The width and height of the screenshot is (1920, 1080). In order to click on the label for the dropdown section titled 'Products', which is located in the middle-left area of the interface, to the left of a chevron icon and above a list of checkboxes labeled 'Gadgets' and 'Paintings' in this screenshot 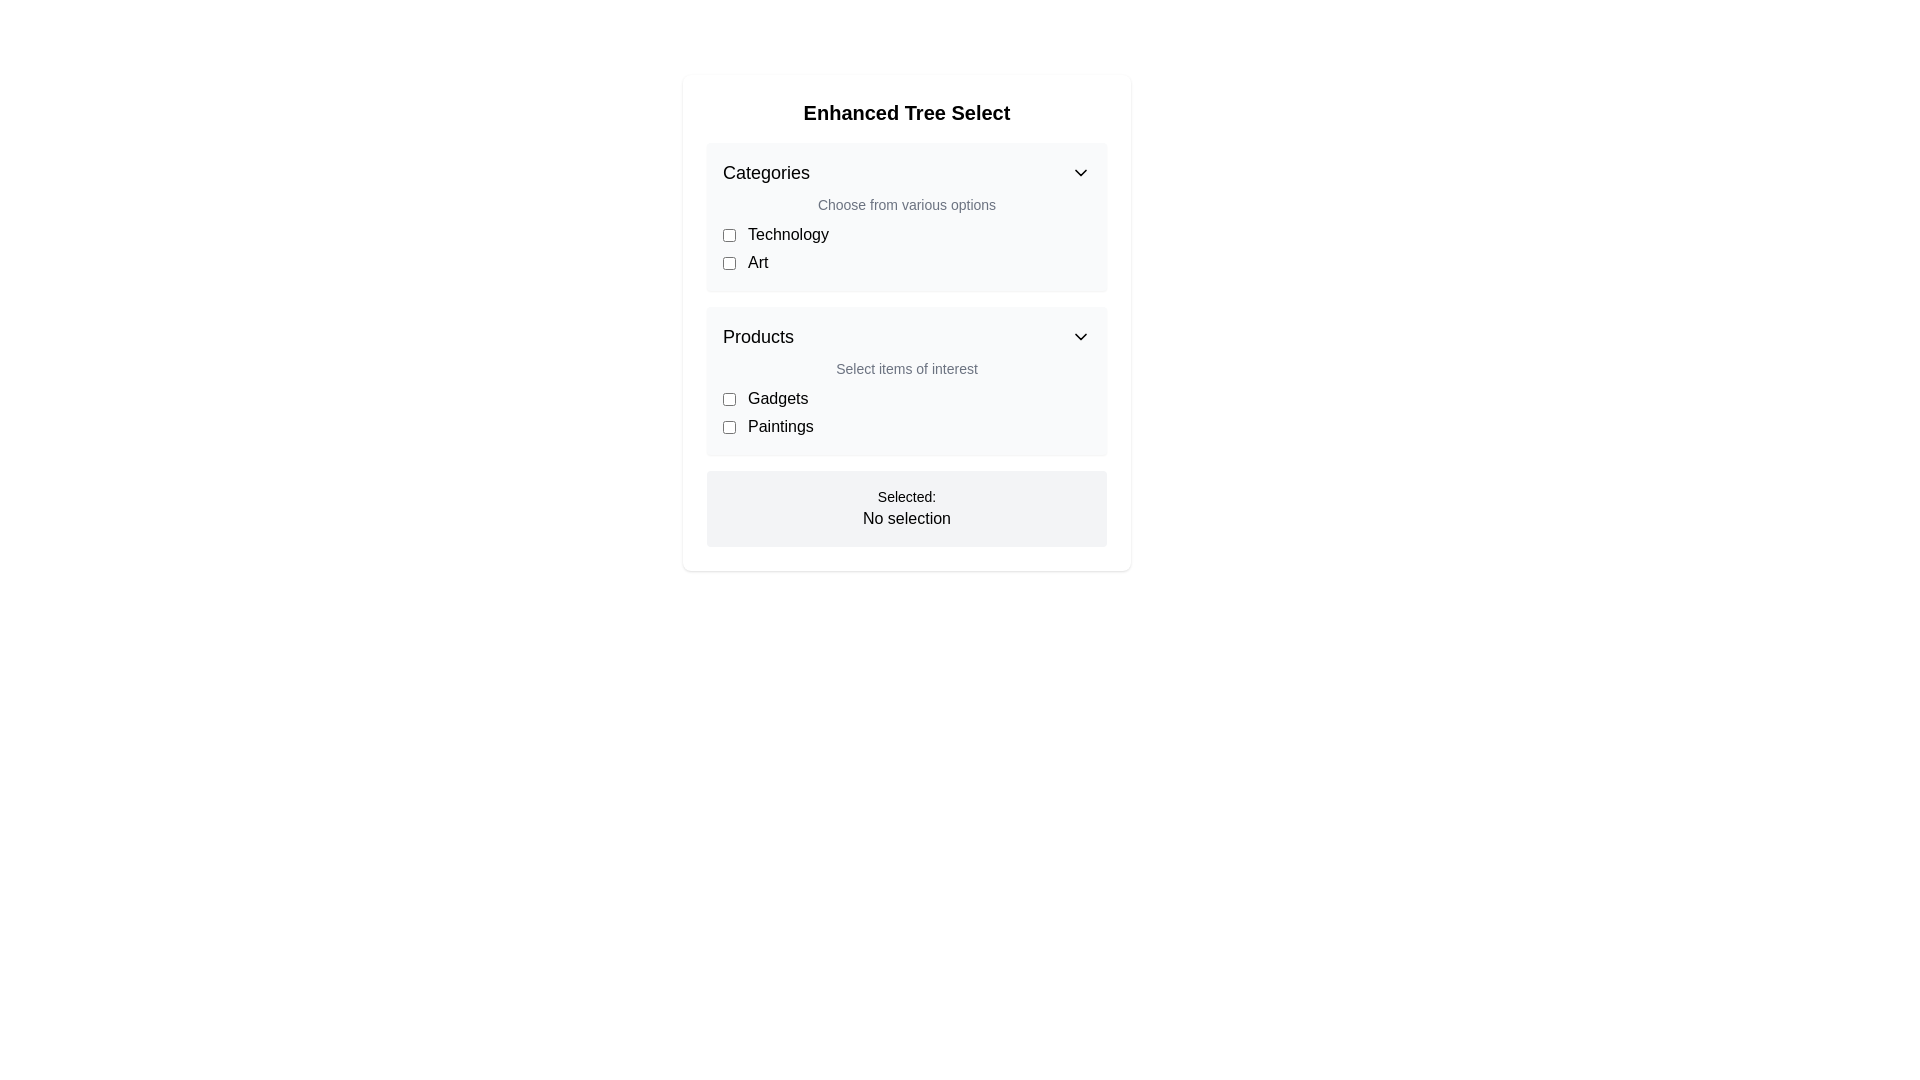, I will do `click(757, 335)`.